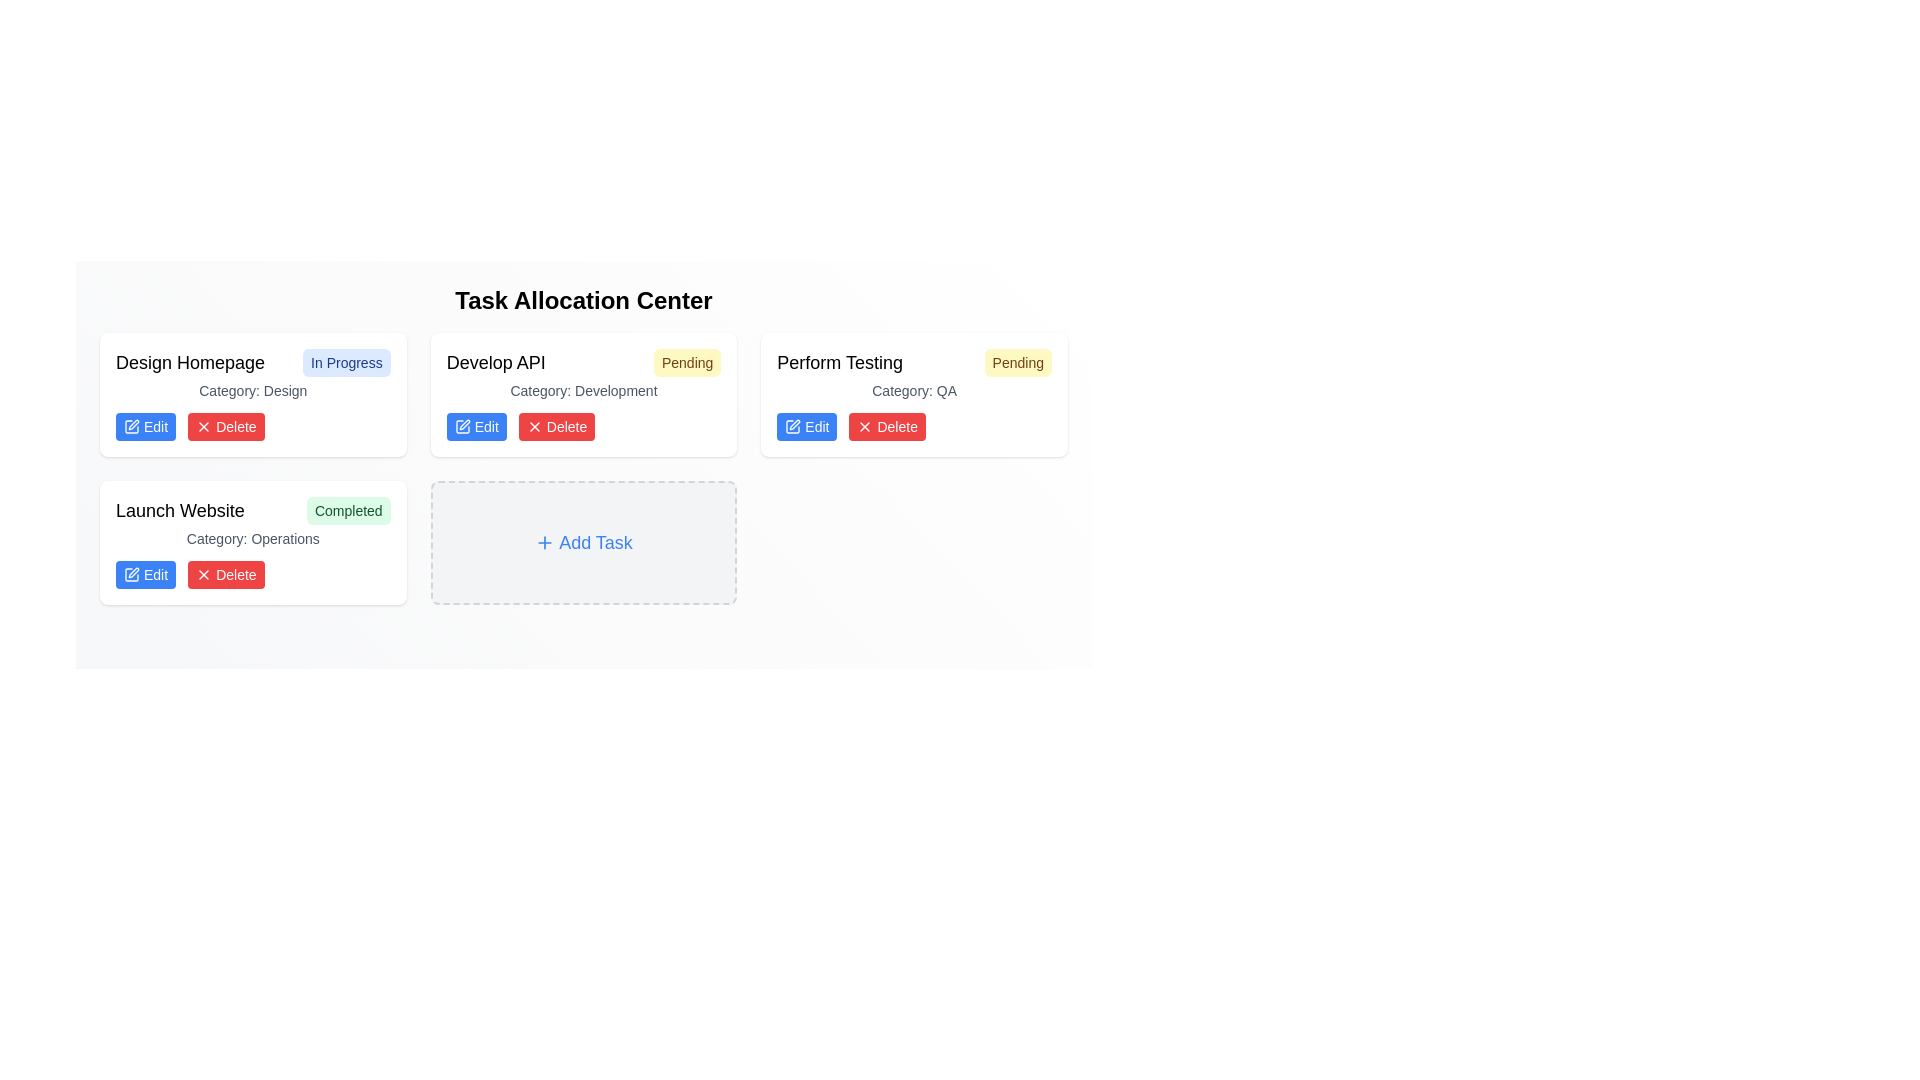  What do you see at coordinates (687, 362) in the screenshot?
I see `the 'Pending' status label located in the top-right corner of the 'Develop API' task card` at bounding box center [687, 362].